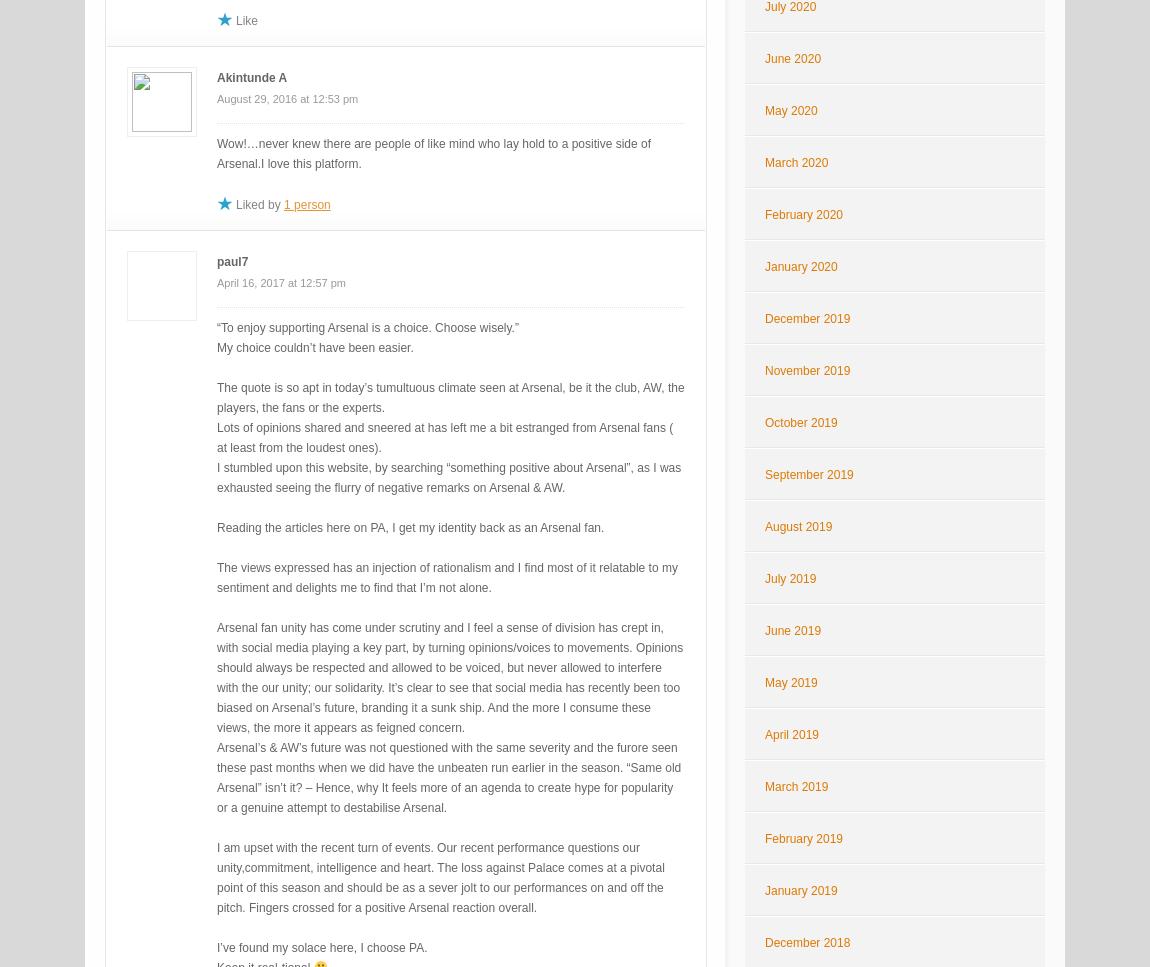  I want to click on 'February 2019', so click(802, 838).